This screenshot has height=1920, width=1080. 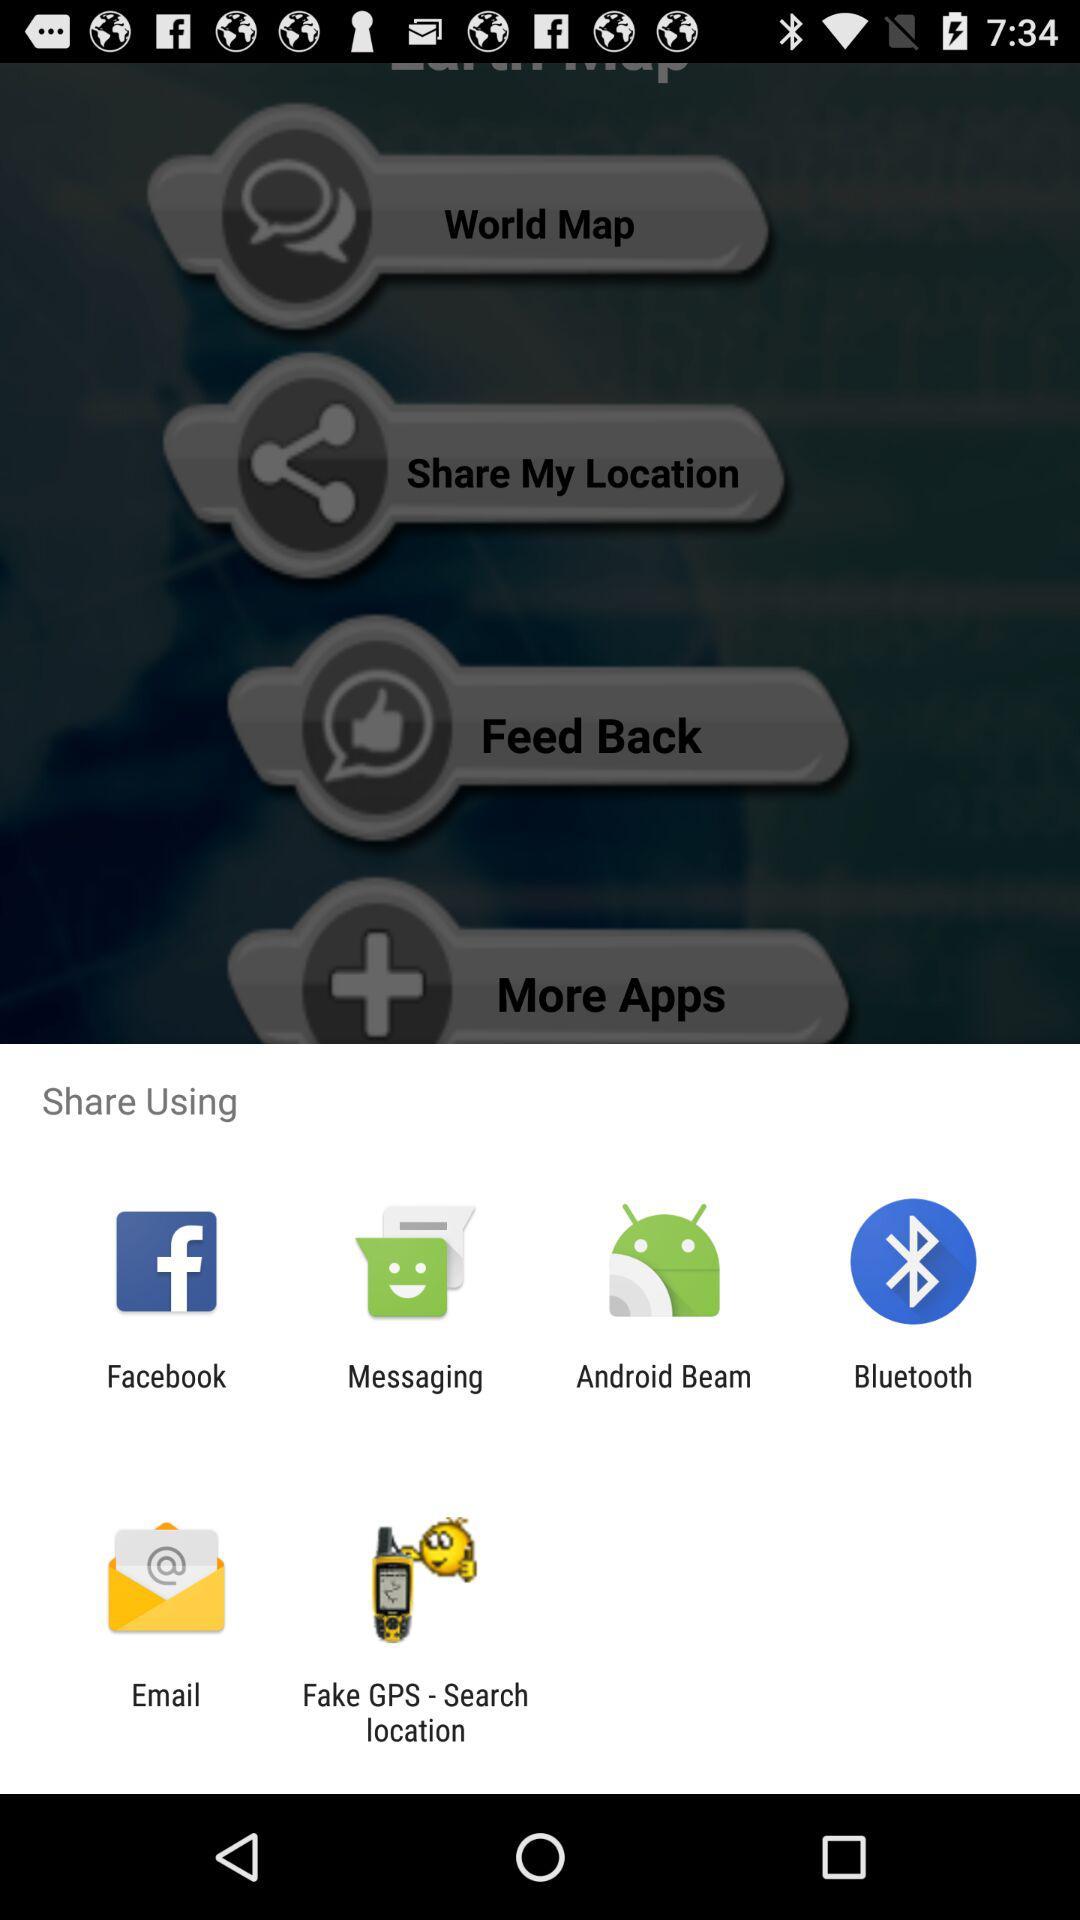 What do you see at coordinates (414, 1392) in the screenshot?
I see `app to the left of android beam` at bounding box center [414, 1392].